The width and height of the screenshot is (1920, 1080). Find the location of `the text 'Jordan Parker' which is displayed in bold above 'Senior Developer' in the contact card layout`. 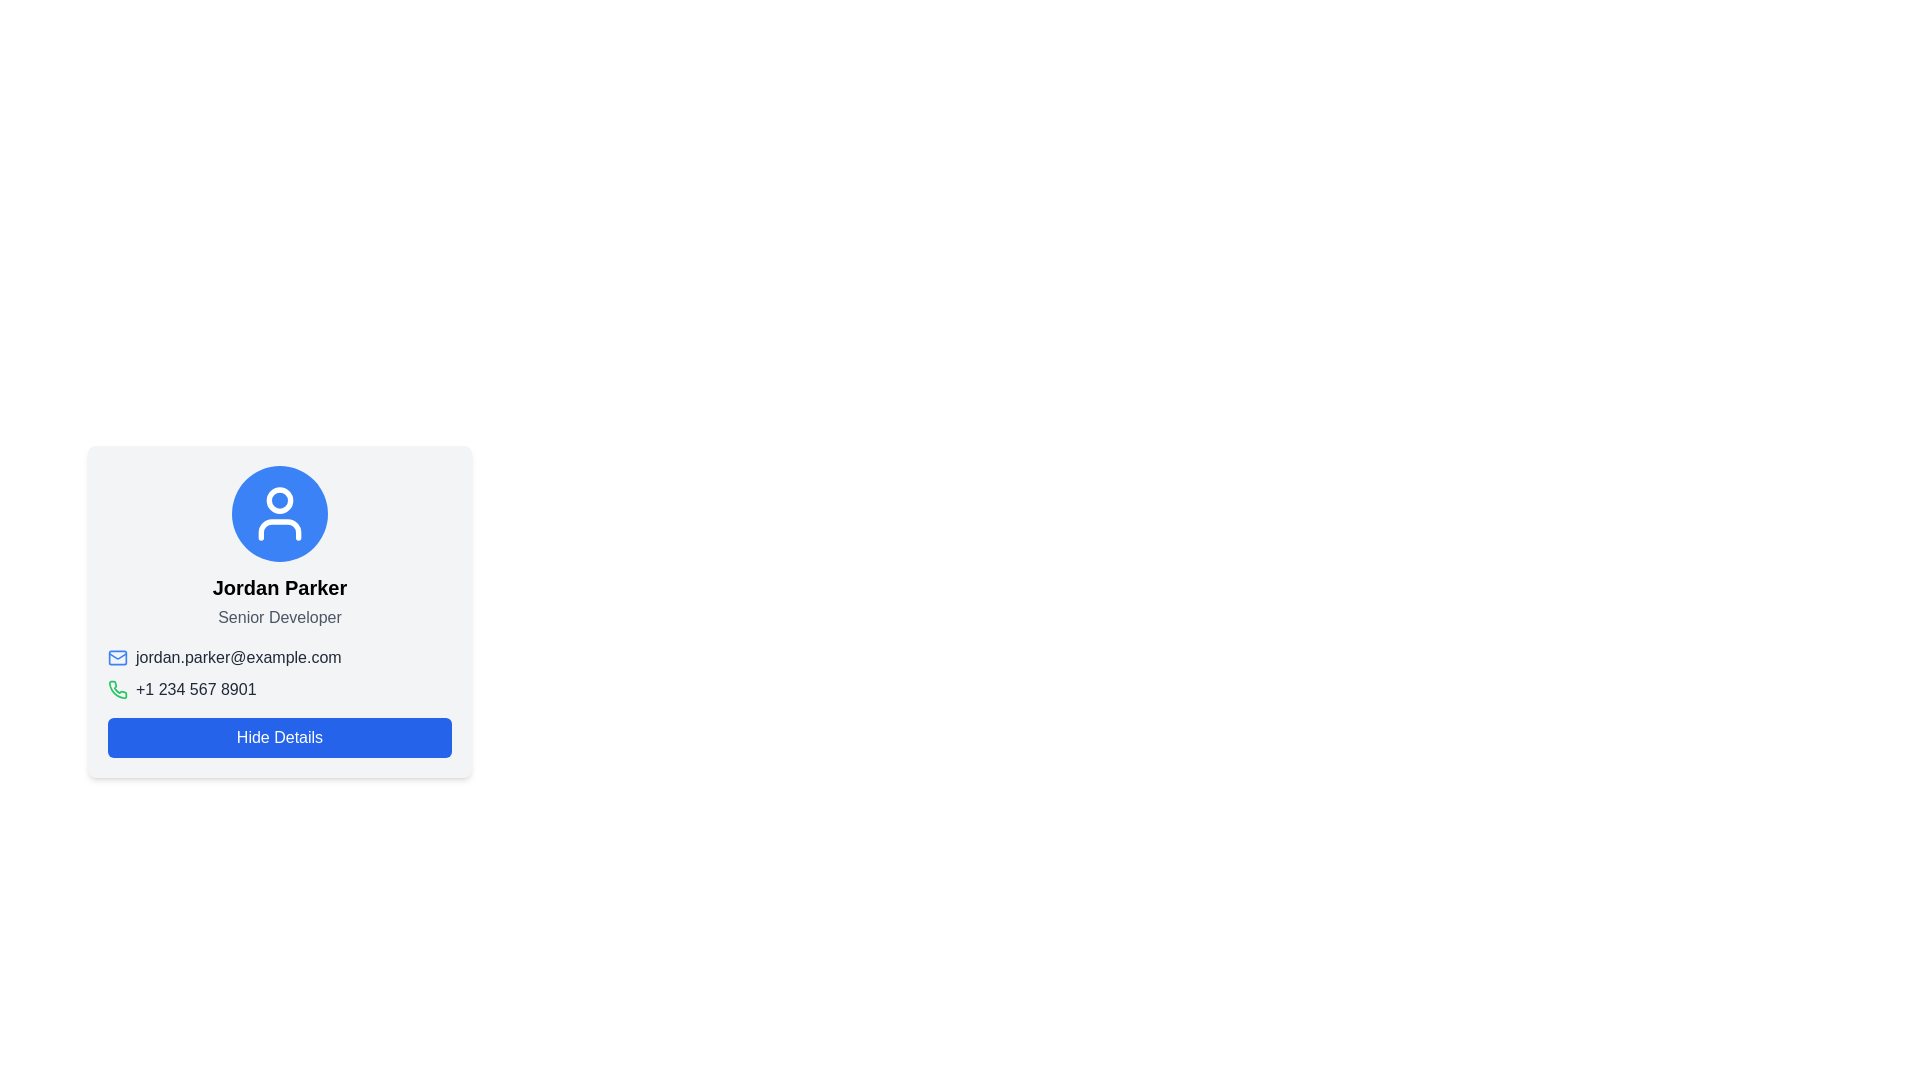

the text 'Jordan Parker' which is displayed in bold above 'Senior Developer' in the contact card layout is located at coordinates (278, 586).